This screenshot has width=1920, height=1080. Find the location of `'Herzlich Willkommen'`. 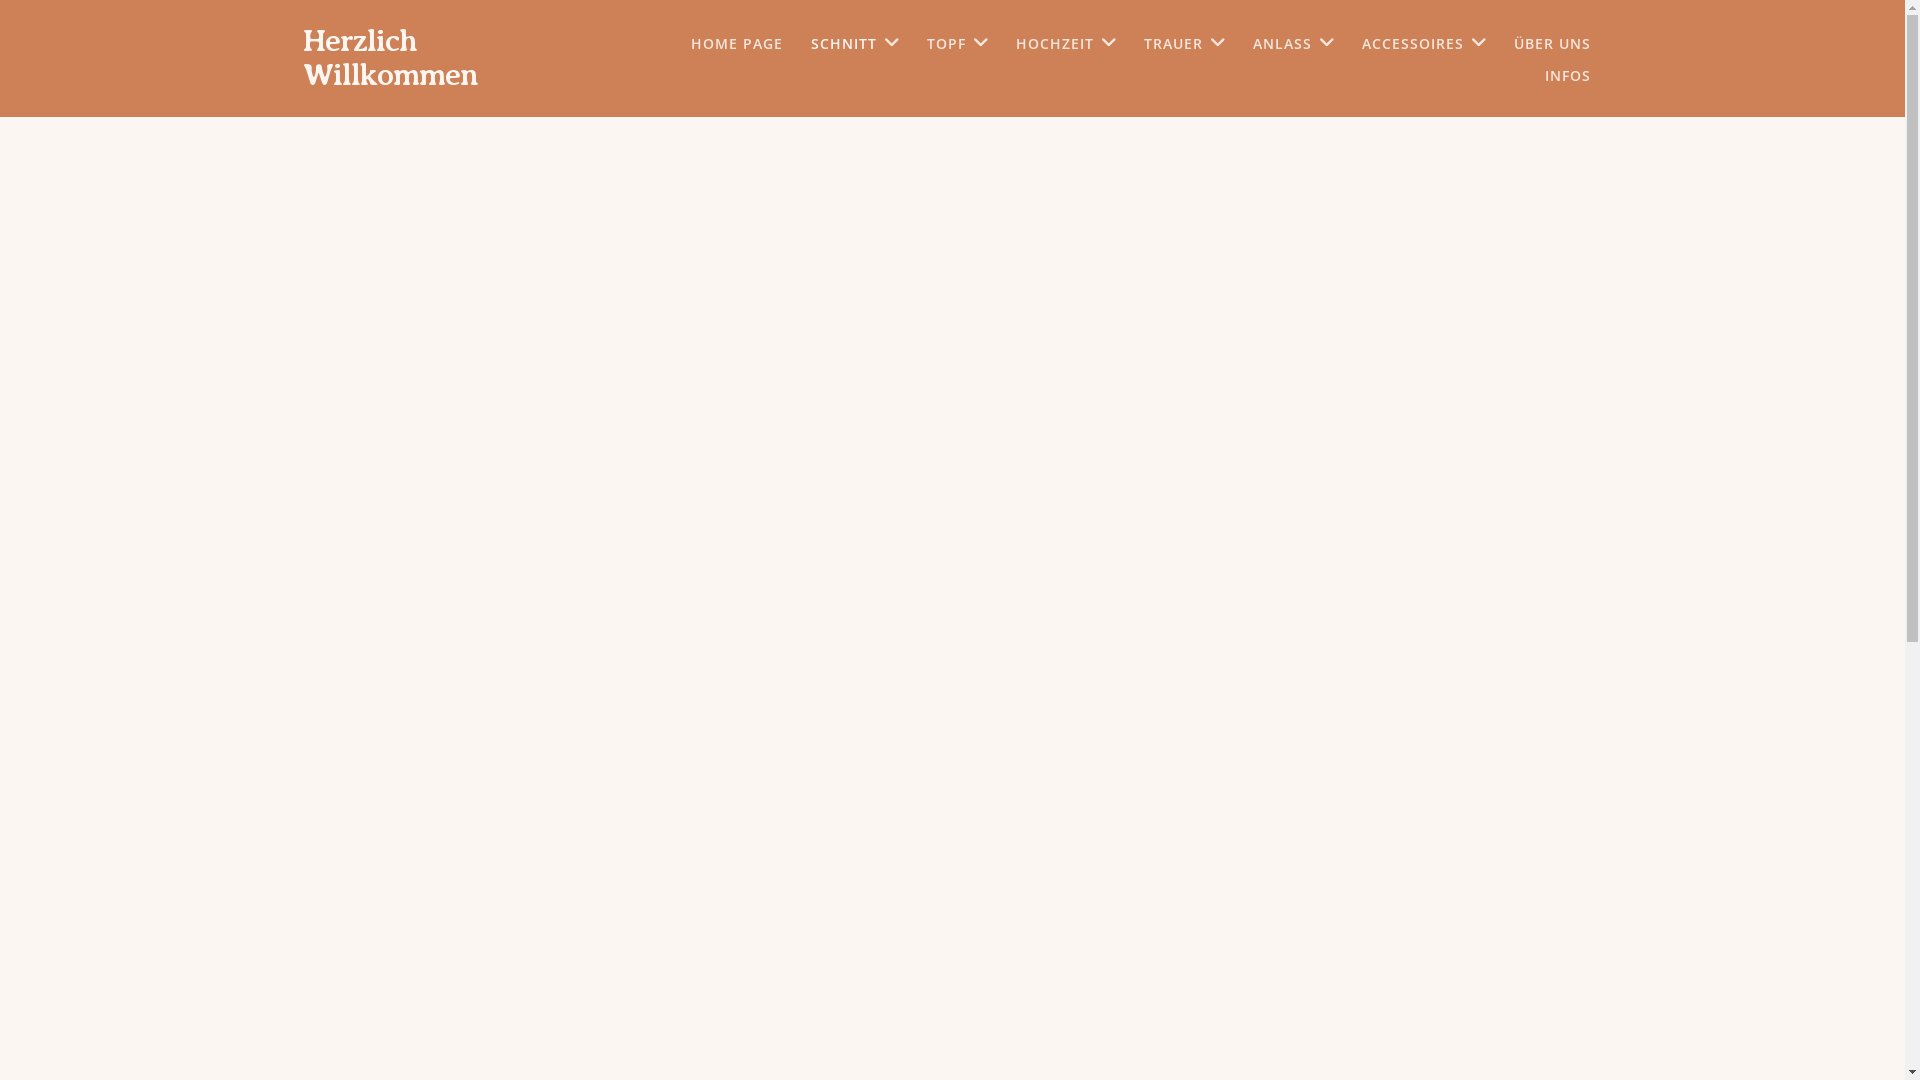

'Herzlich Willkommen' is located at coordinates (301, 56).